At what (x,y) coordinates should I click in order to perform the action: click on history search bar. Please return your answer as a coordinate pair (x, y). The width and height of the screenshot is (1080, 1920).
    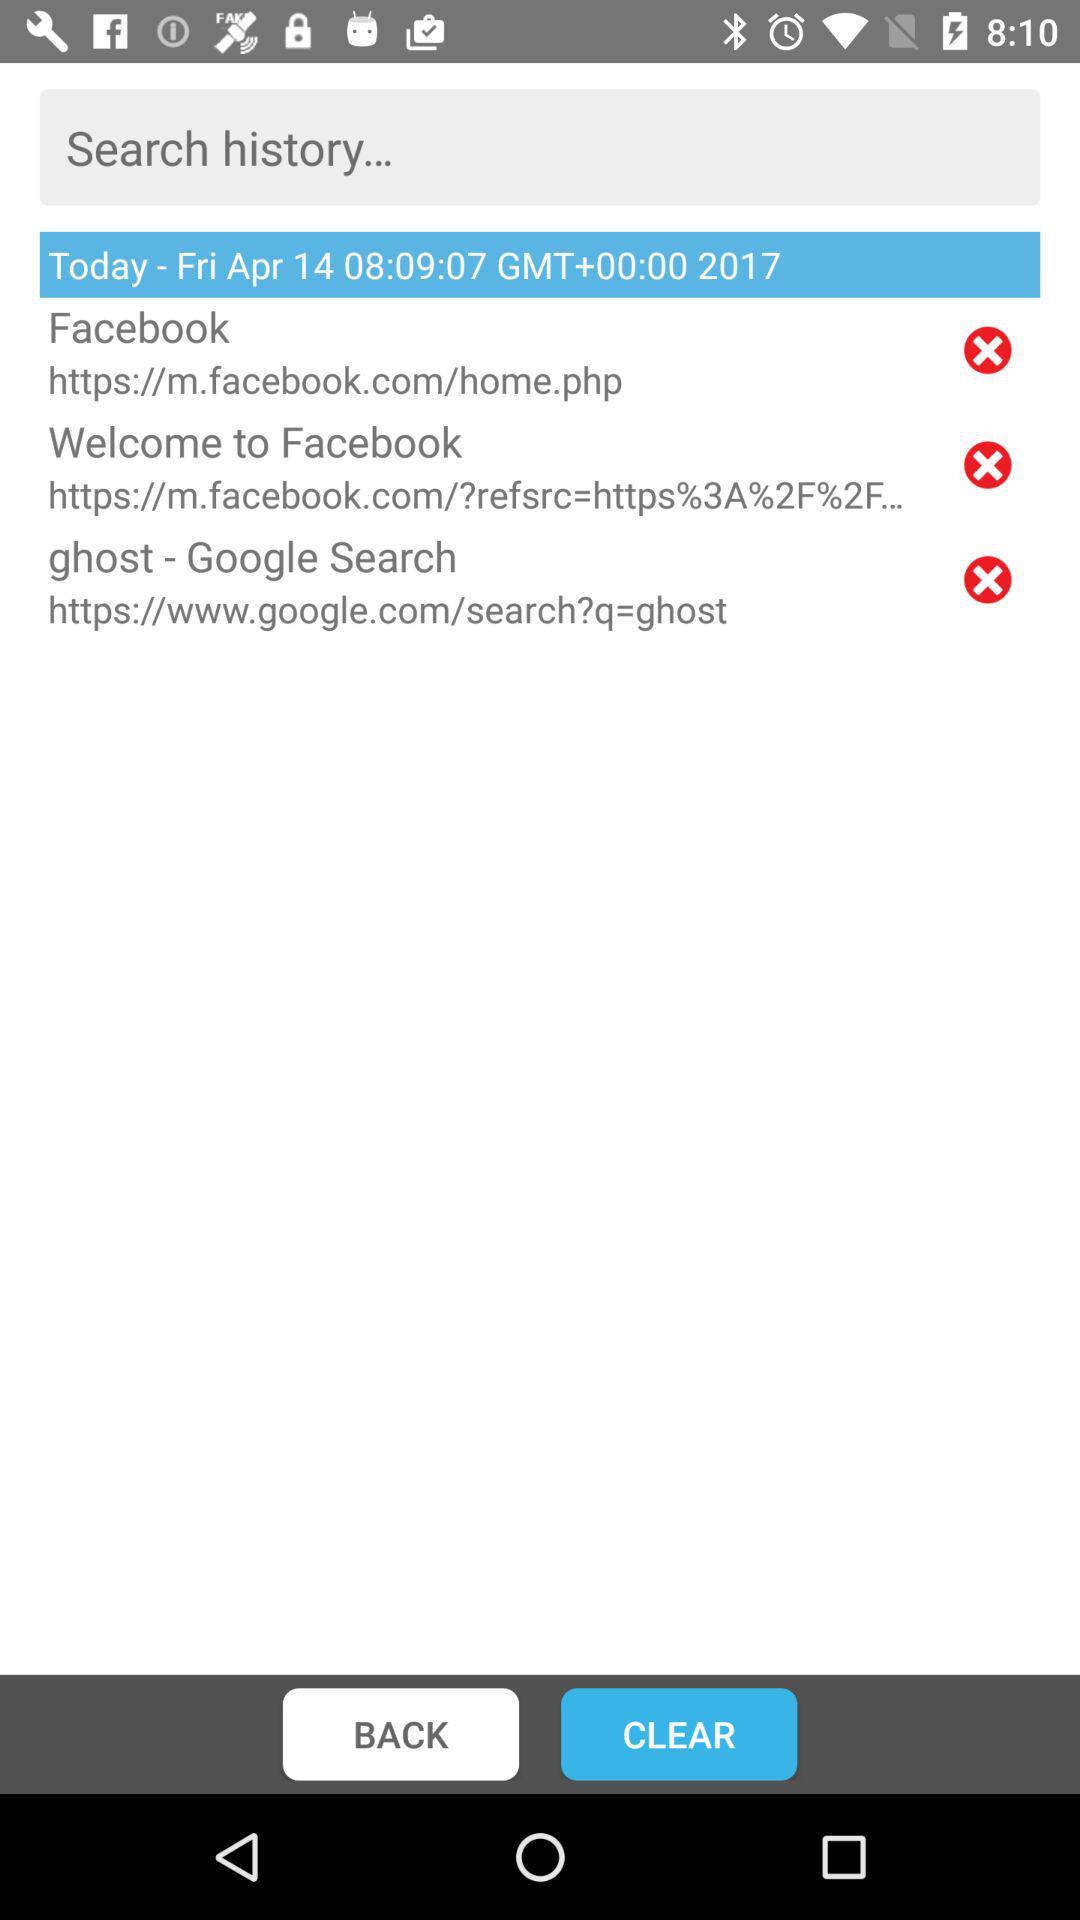
    Looking at the image, I should click on (540, 146).